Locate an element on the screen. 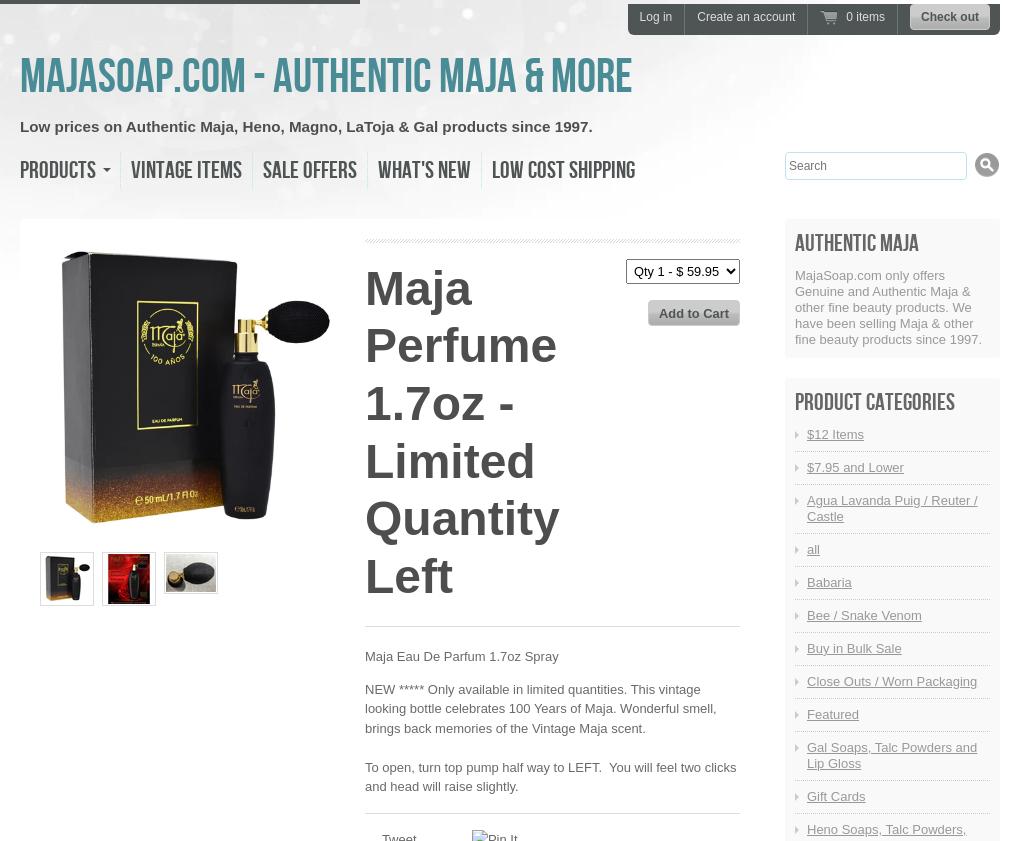 This screenshot has width=1020, height=841. 'Product Categories' is located at coordinates (873, 400).